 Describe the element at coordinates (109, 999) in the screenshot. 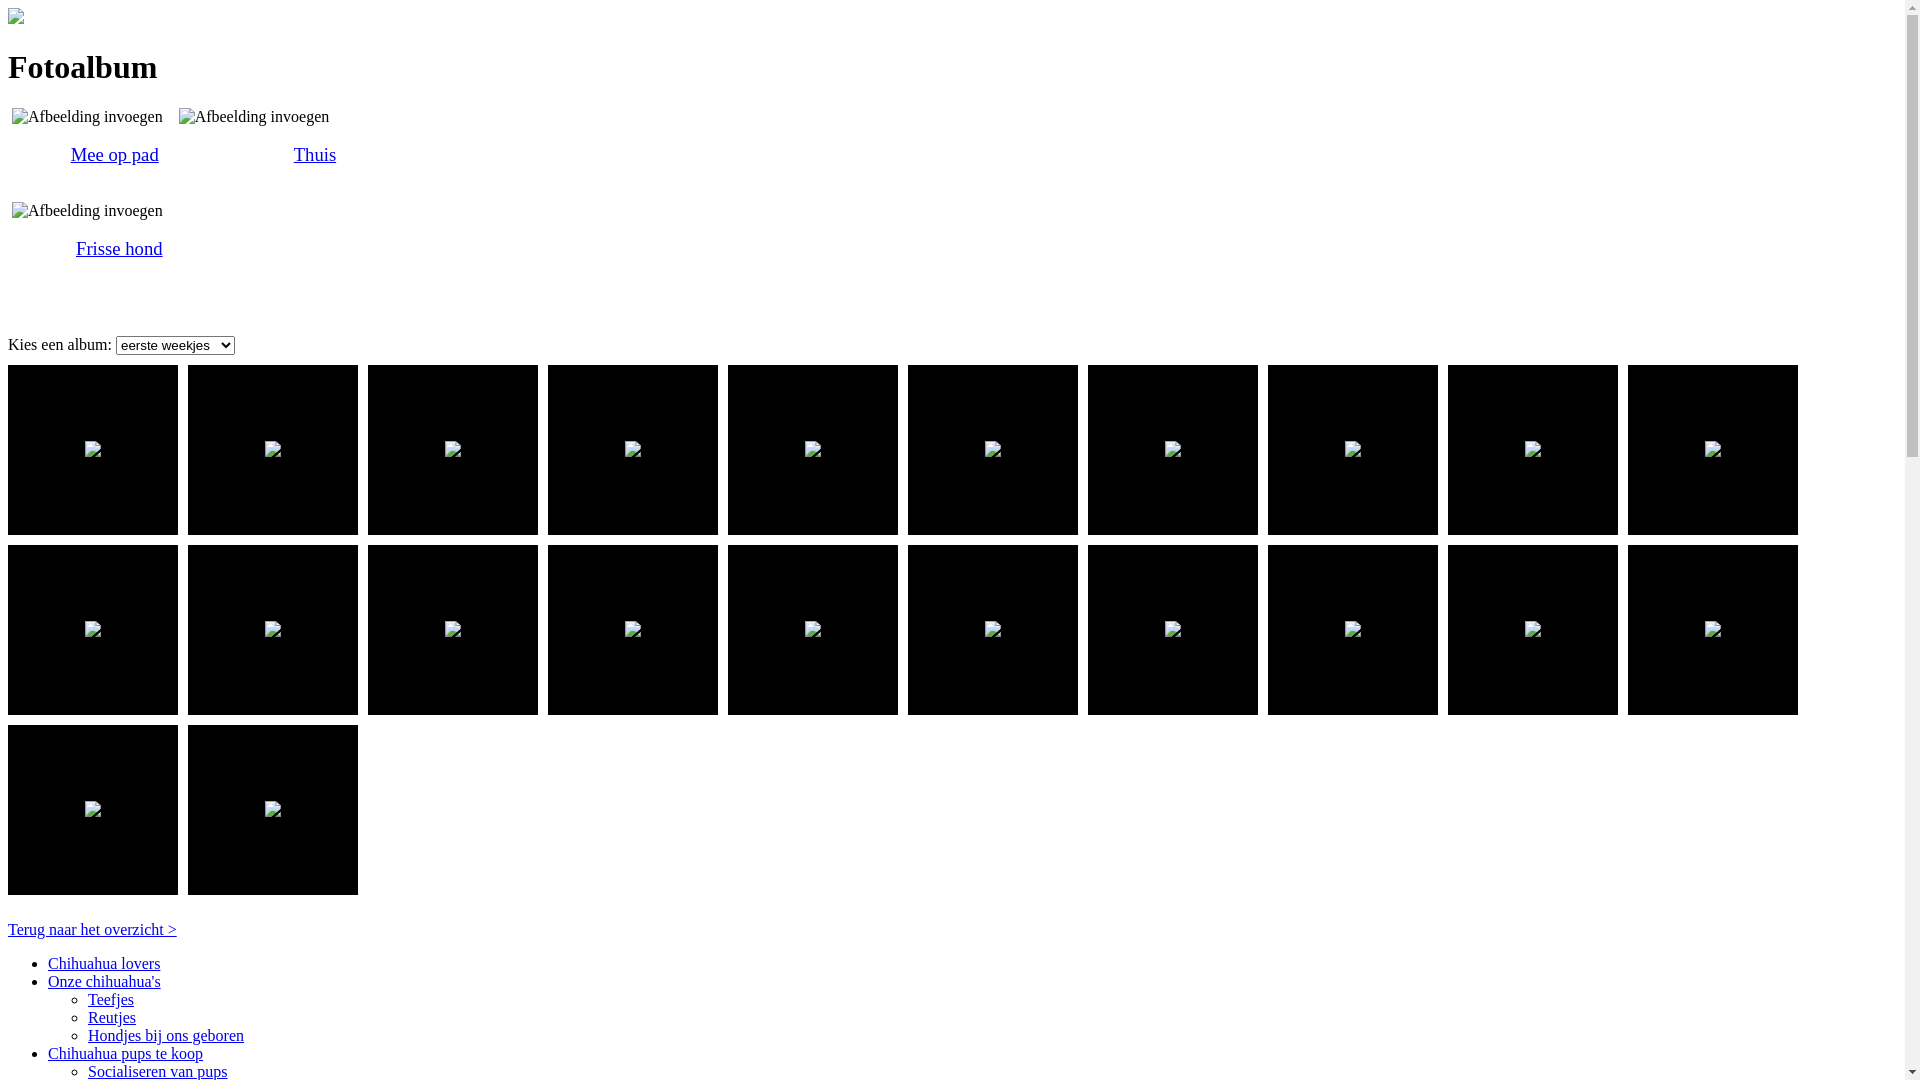

I see `'Teefjes'` at that location.